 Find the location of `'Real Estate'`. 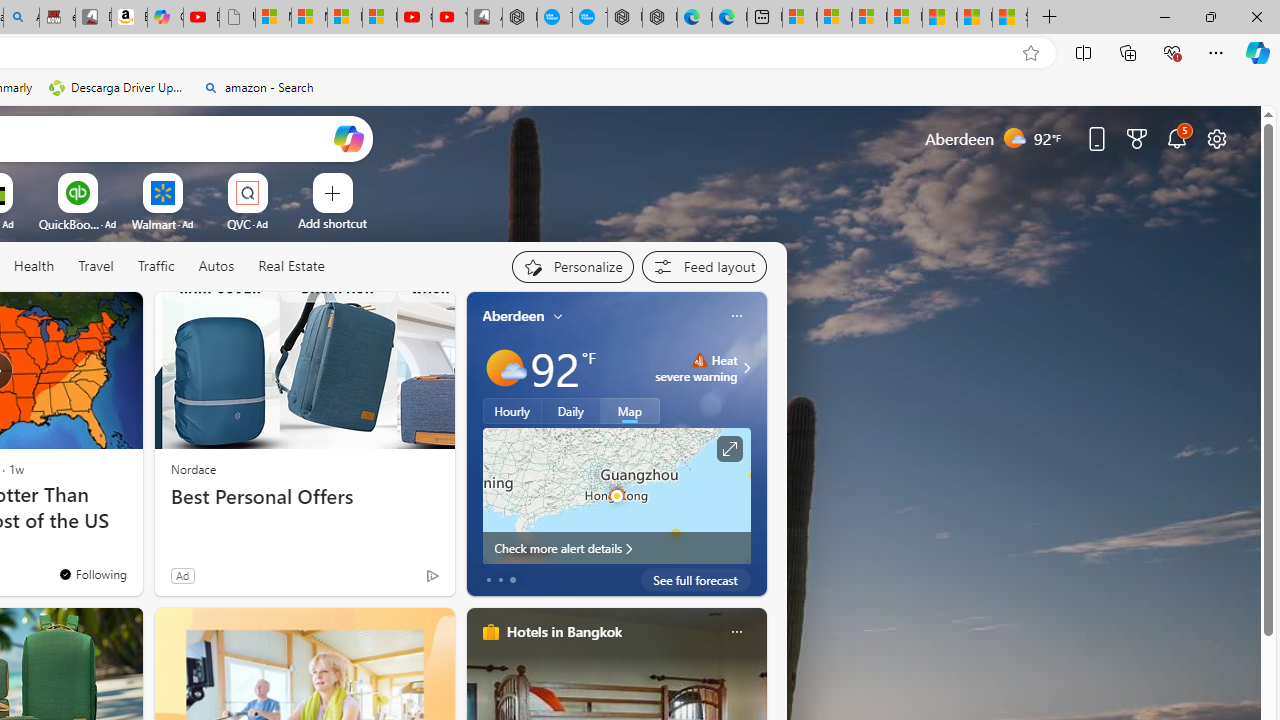

'Real Estate' is located at coordinates (290, 265).